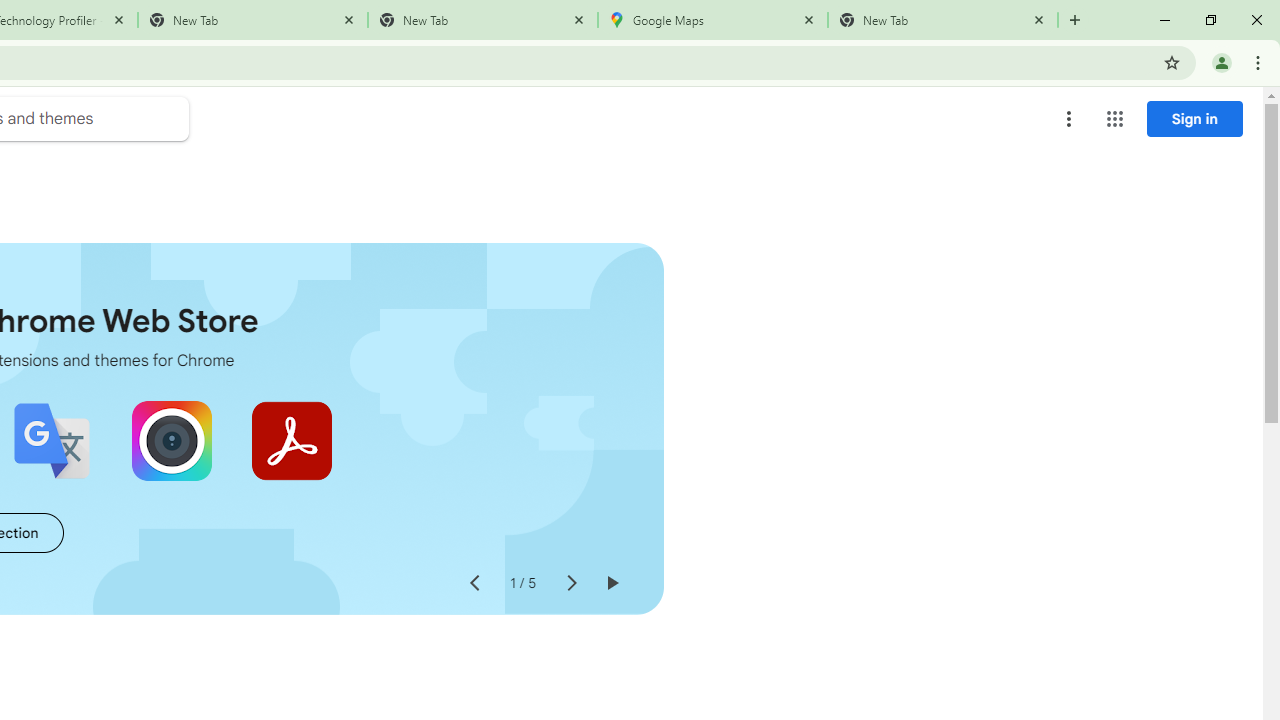  Describe the element at coordinates (942, 20) in the screenshot. I see `'New Tab'` at that location.